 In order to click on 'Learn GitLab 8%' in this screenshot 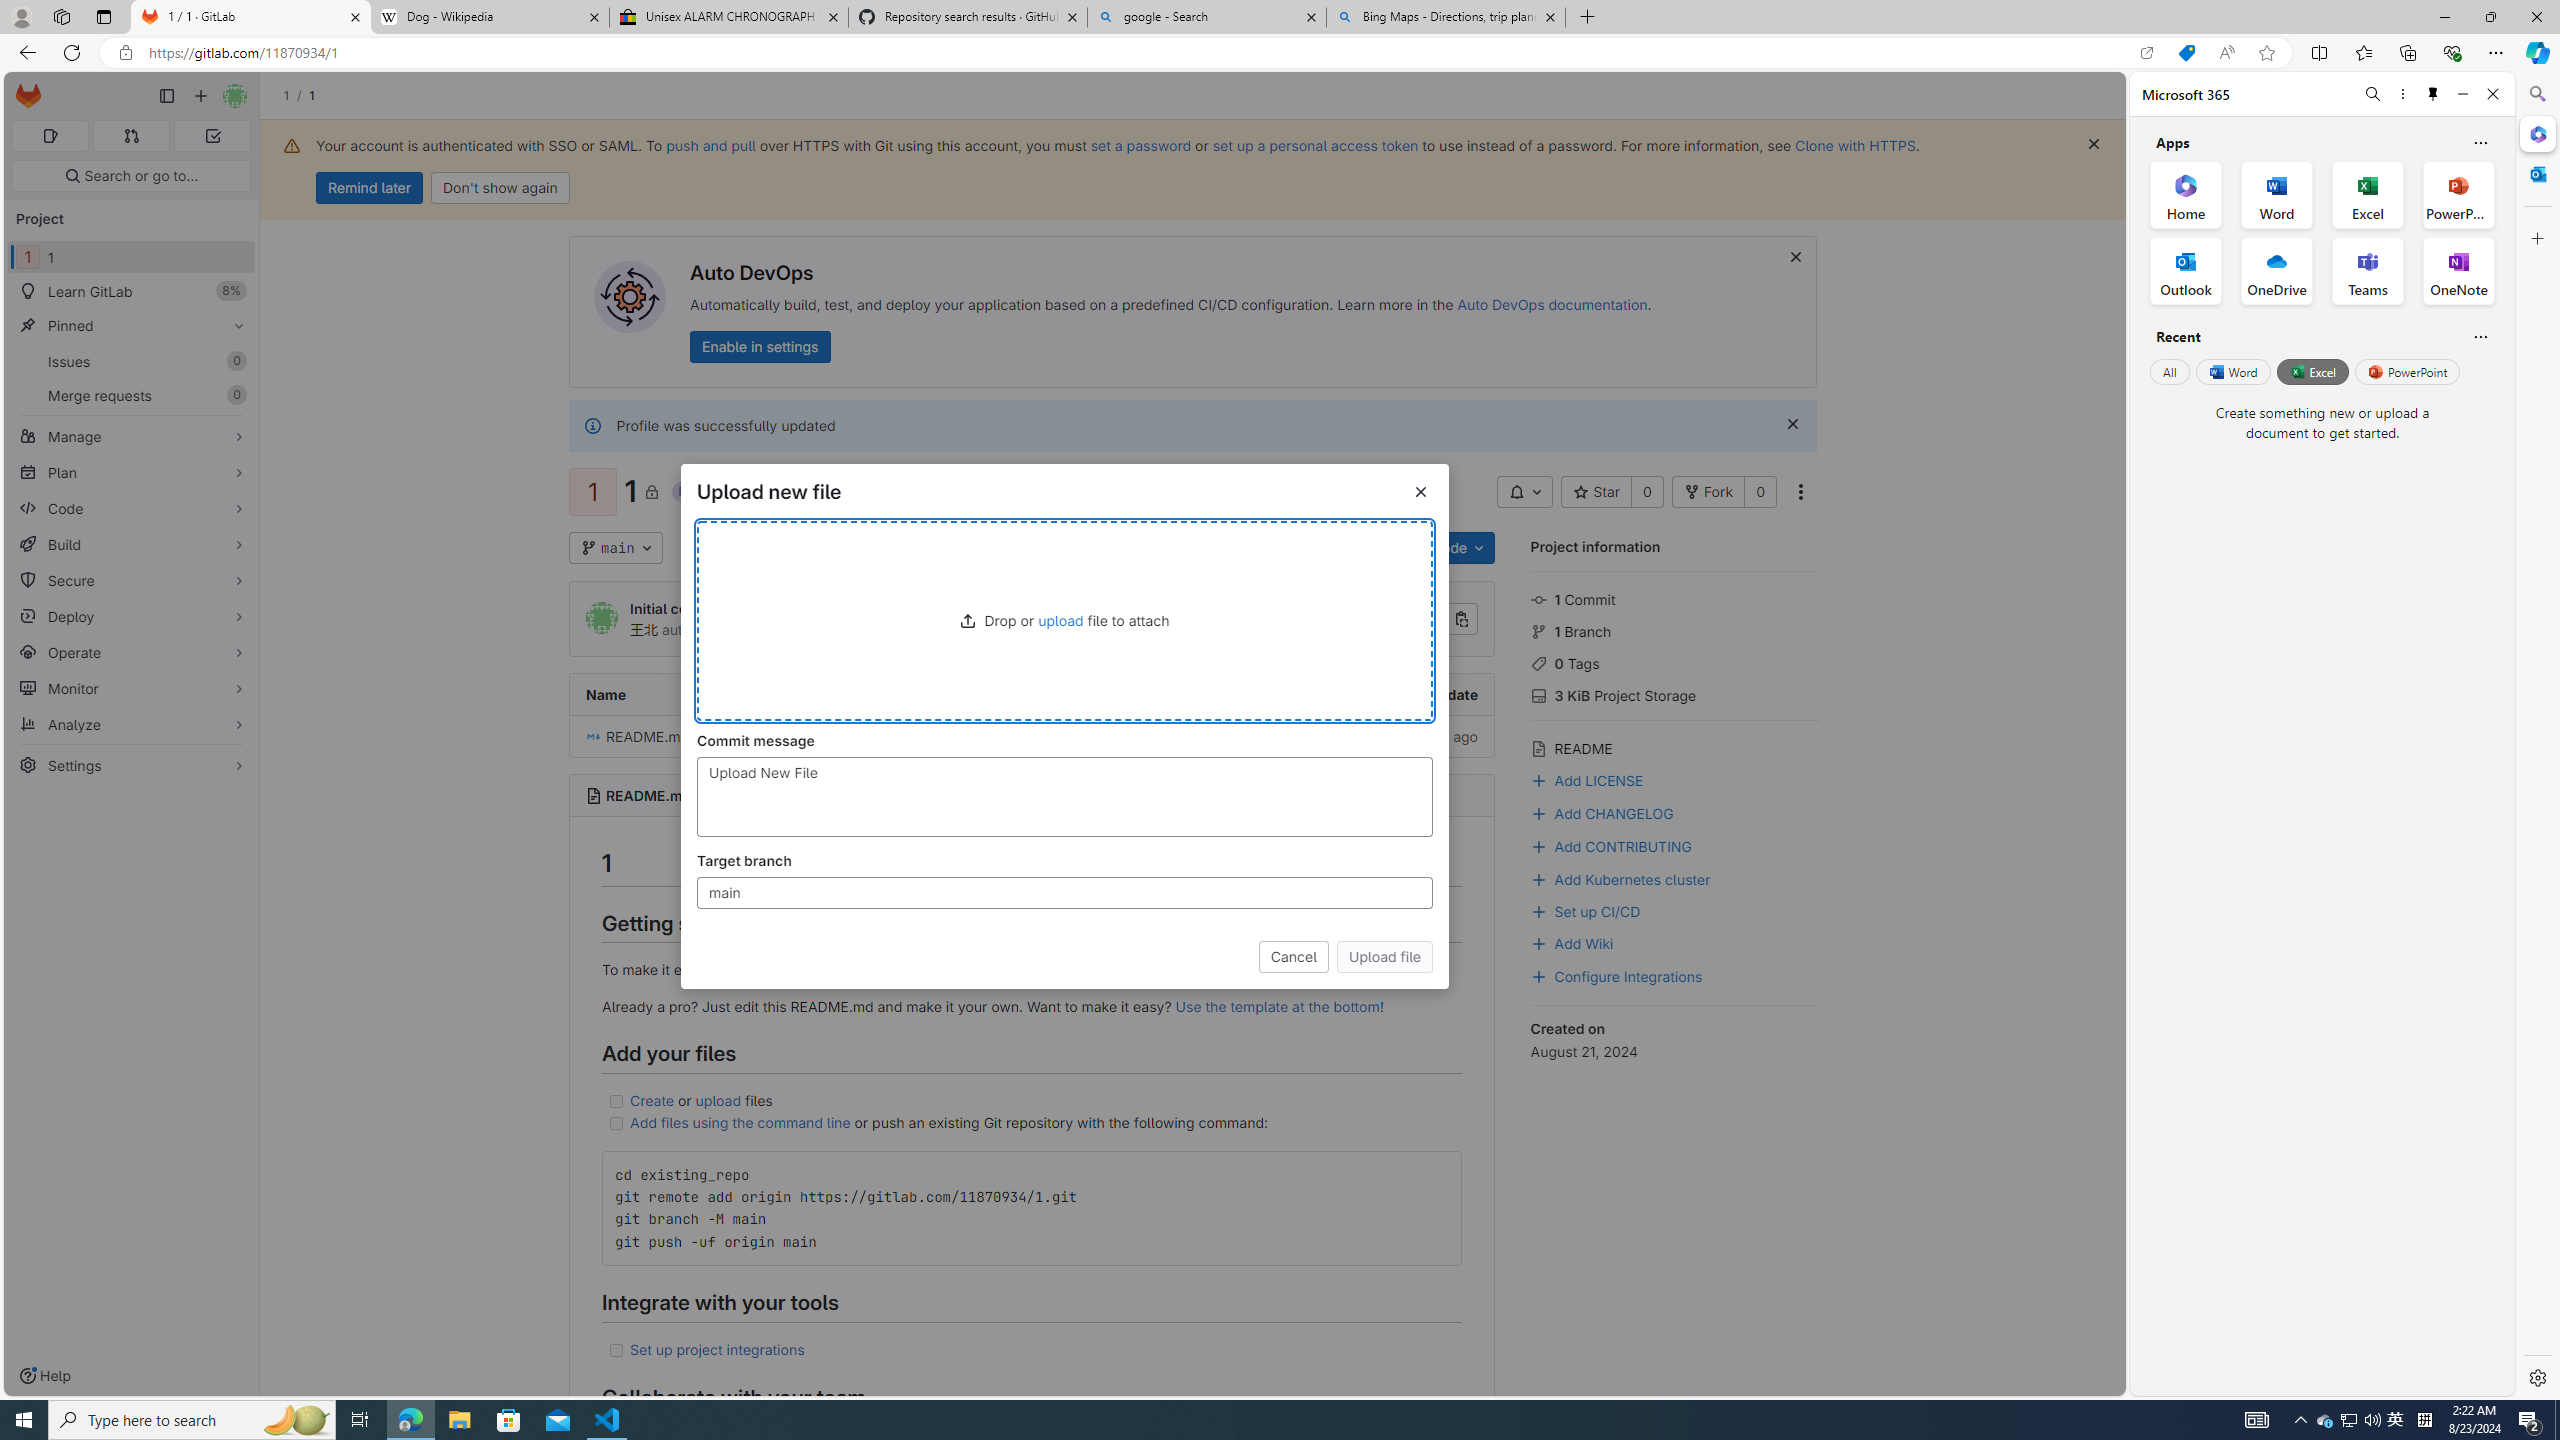, I will do `click(130, 291)`.